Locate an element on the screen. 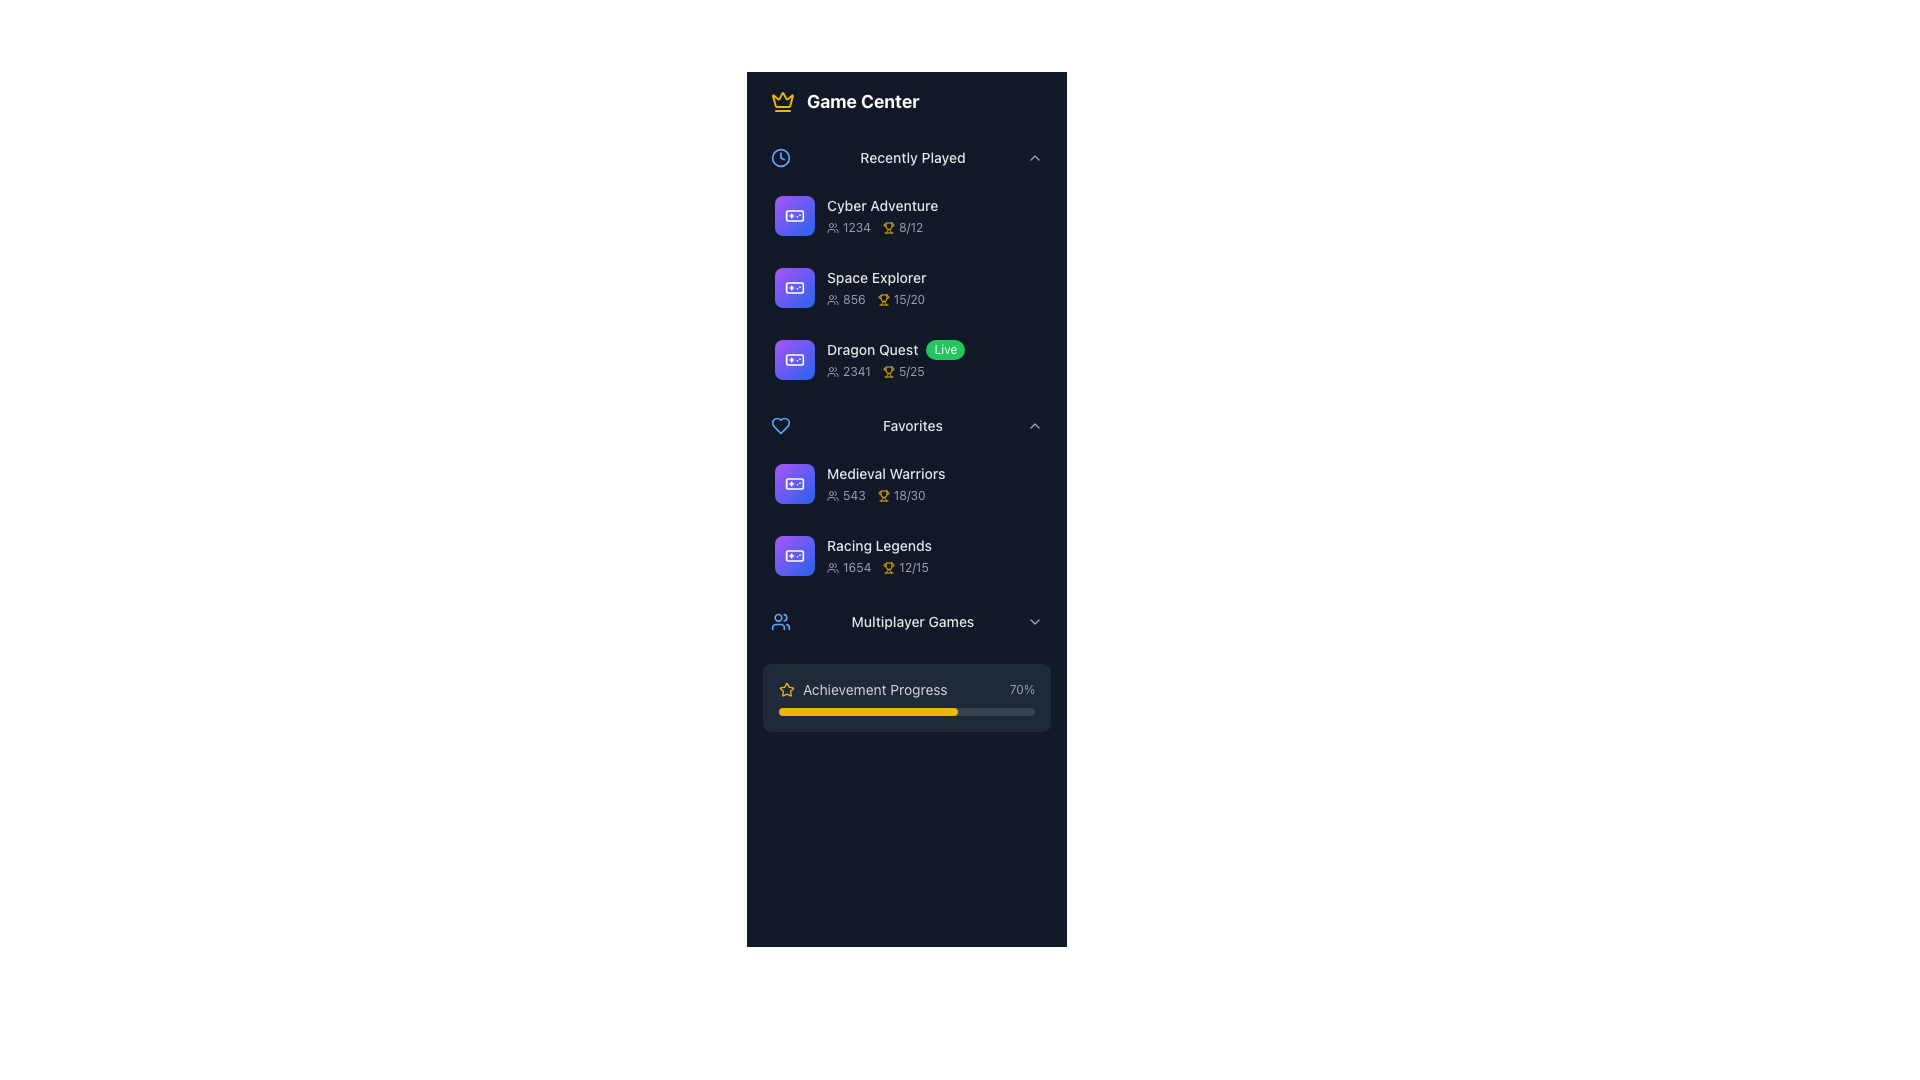  the text label indicating achievements earned out of a total for the 'Racing Legends' game entry, located to the right of the yellow trophy icon in the 'Favorites' section is located at coordinates (913, 567).